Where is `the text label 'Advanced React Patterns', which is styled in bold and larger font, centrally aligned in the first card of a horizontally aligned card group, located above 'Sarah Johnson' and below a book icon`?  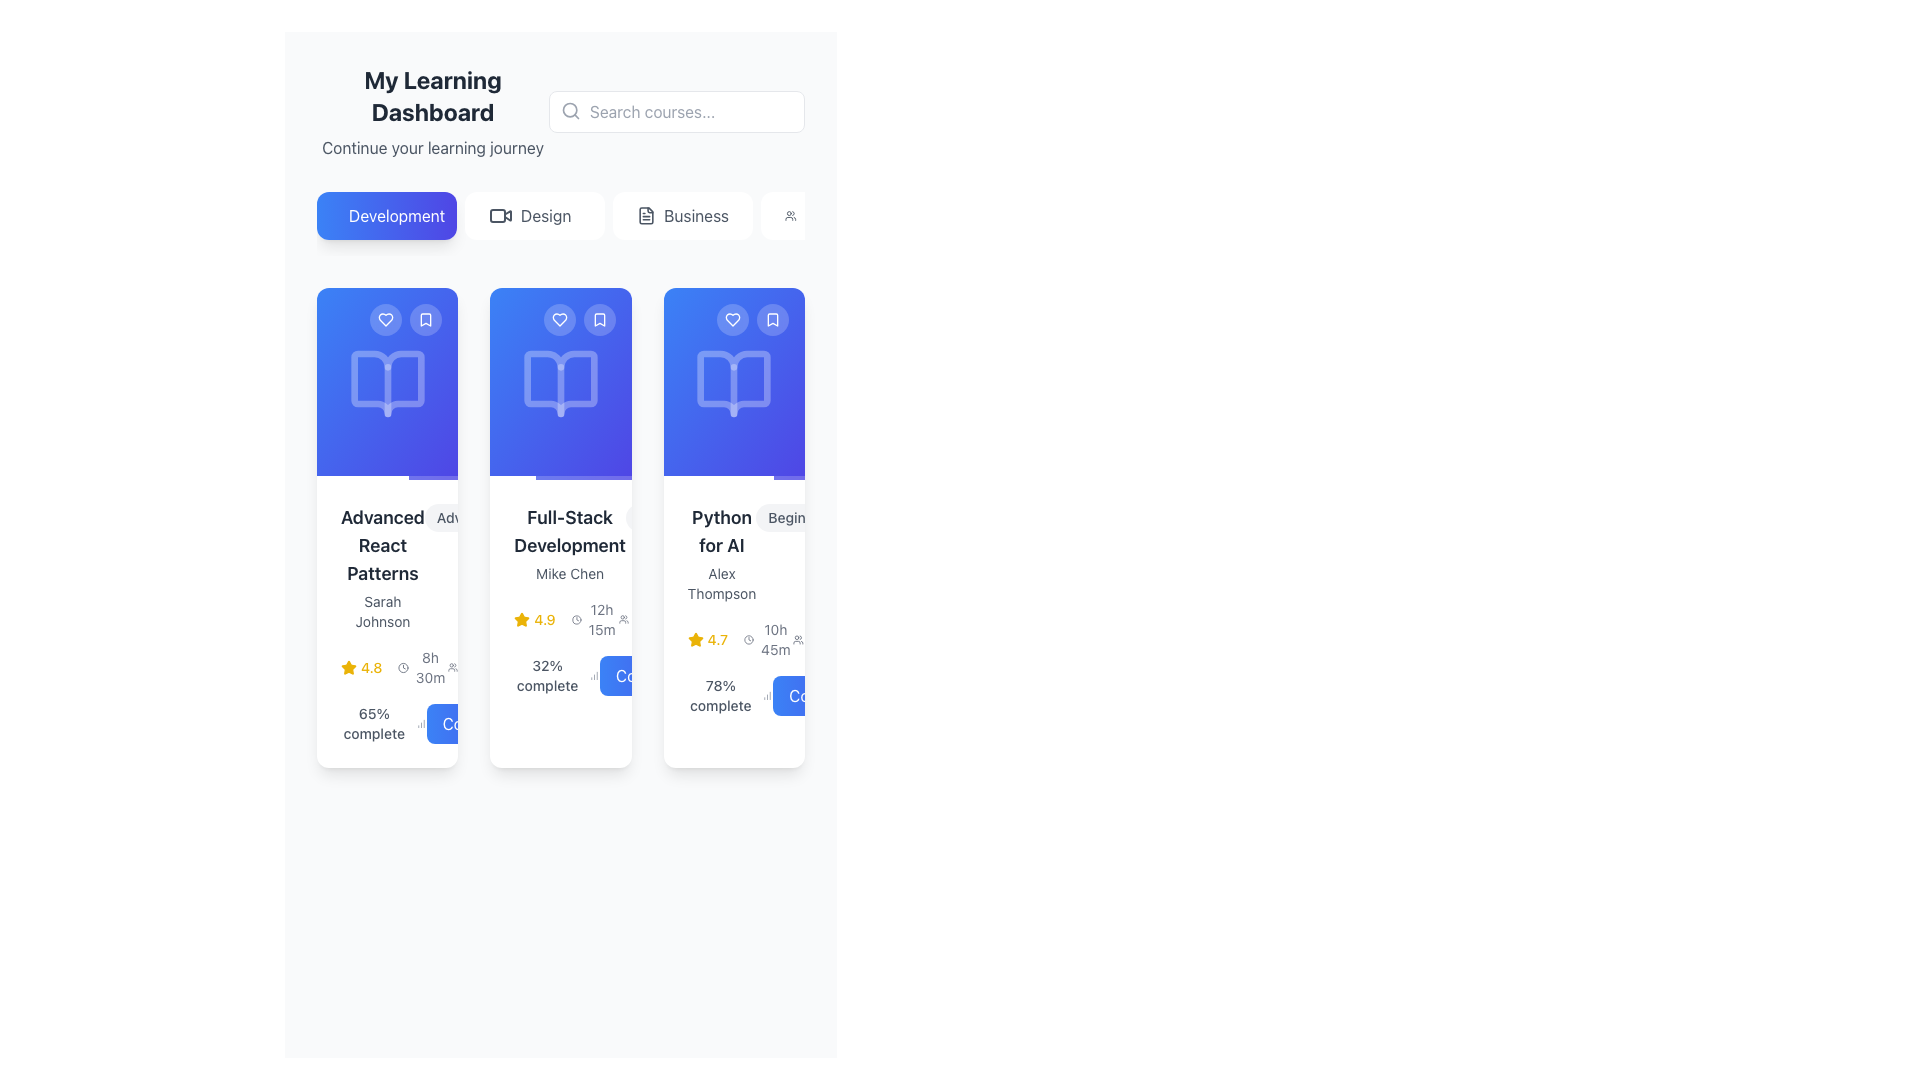 the text label 'Advanced React Patterns', which is styled in bold and larger font, centrally aligned in the first card of a horizontally aligned card group, located above 'Sarah Johnson' and below a book icon is located at coordinates (382, 546).